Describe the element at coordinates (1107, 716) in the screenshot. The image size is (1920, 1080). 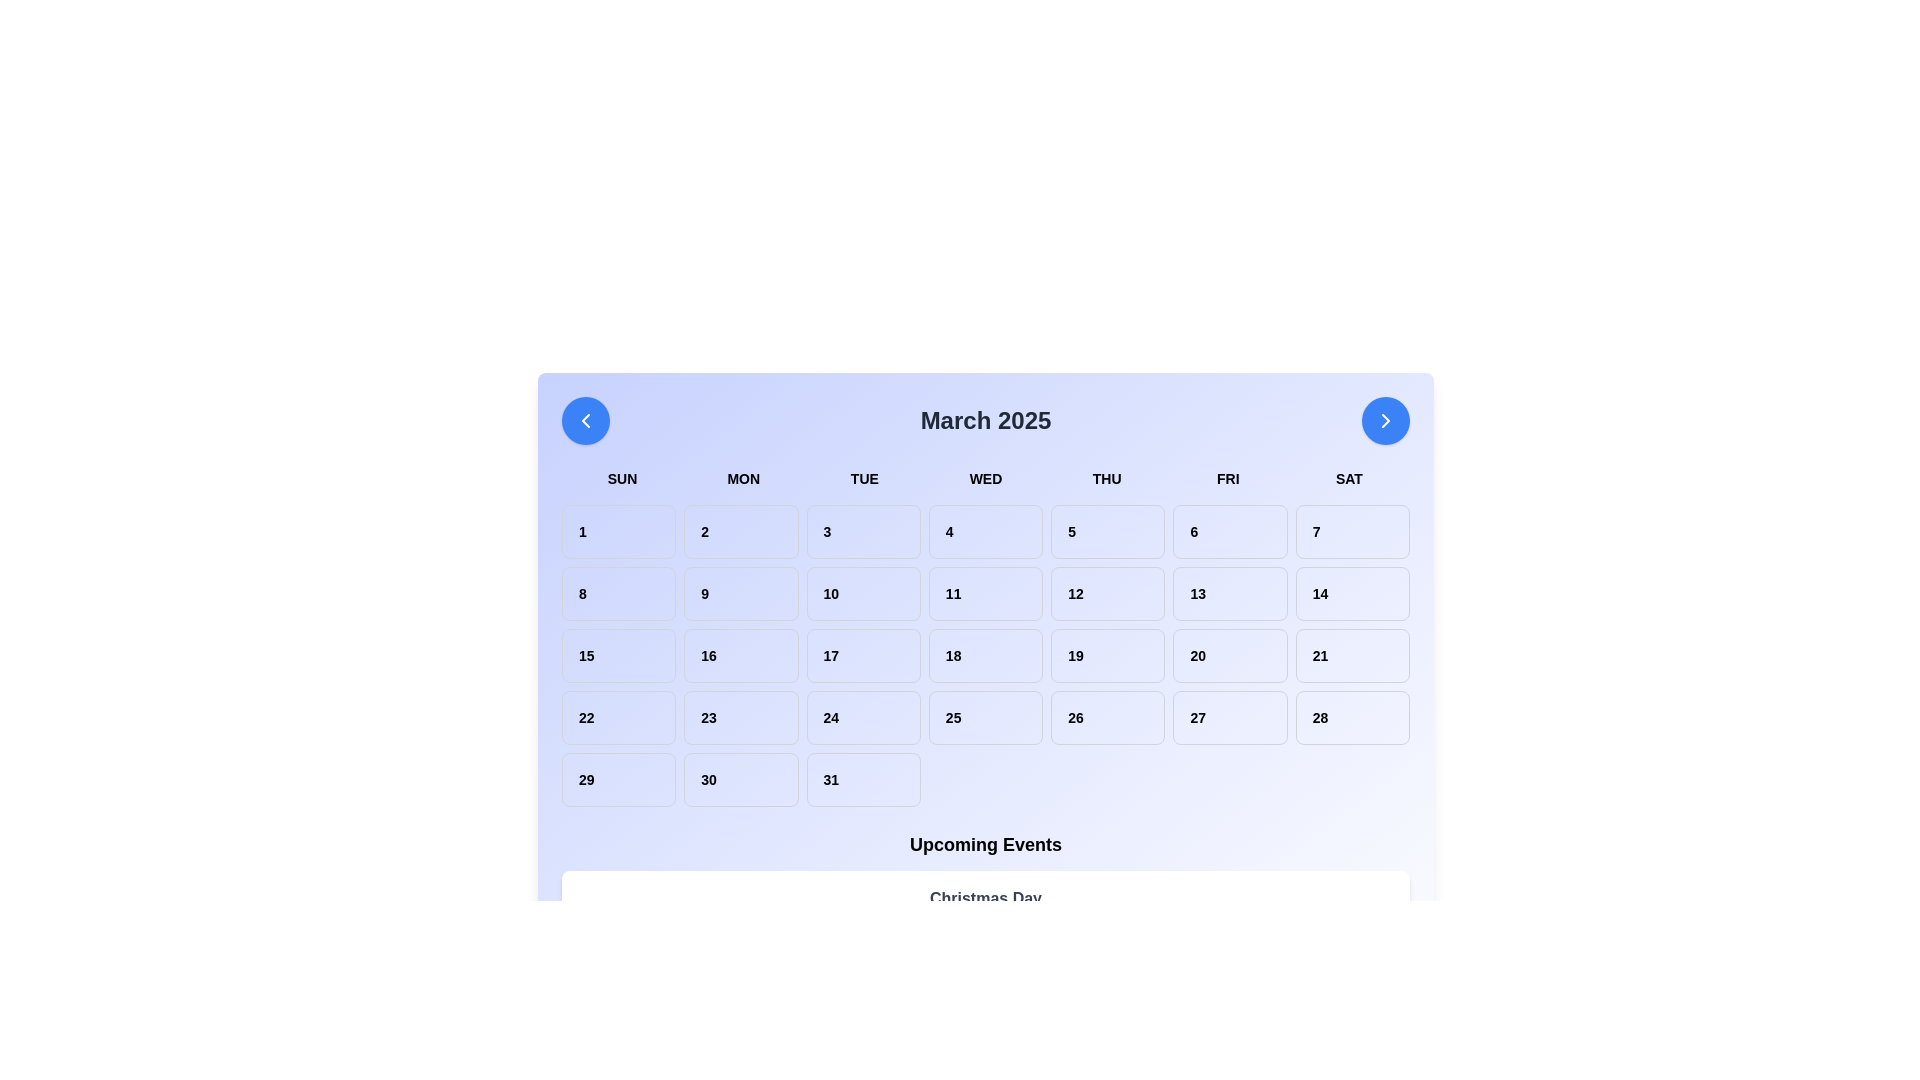
I see `the button representing the calendar date '26'` at that location.